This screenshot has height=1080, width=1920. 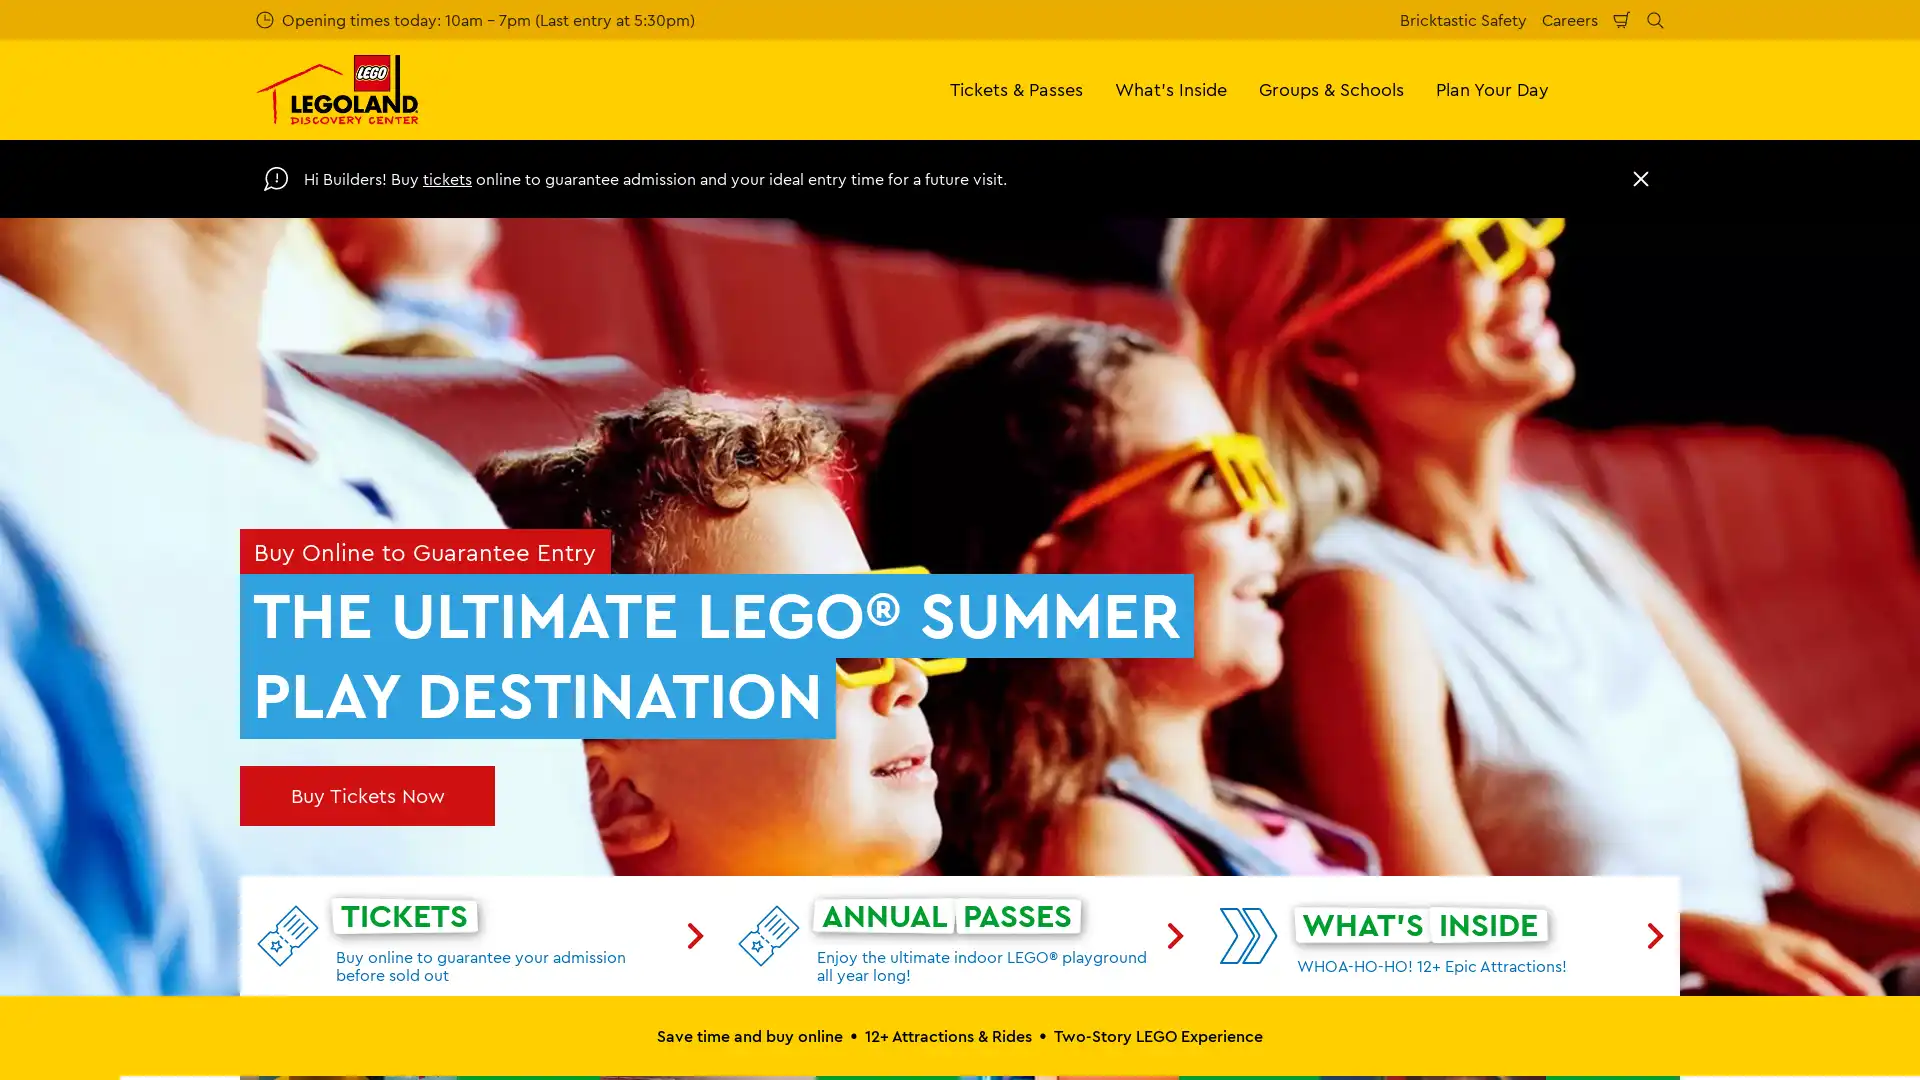 What do you see at coordinates (1641, 177) in the screenshot?
I see `Close` at bounding box center [1641, 177].